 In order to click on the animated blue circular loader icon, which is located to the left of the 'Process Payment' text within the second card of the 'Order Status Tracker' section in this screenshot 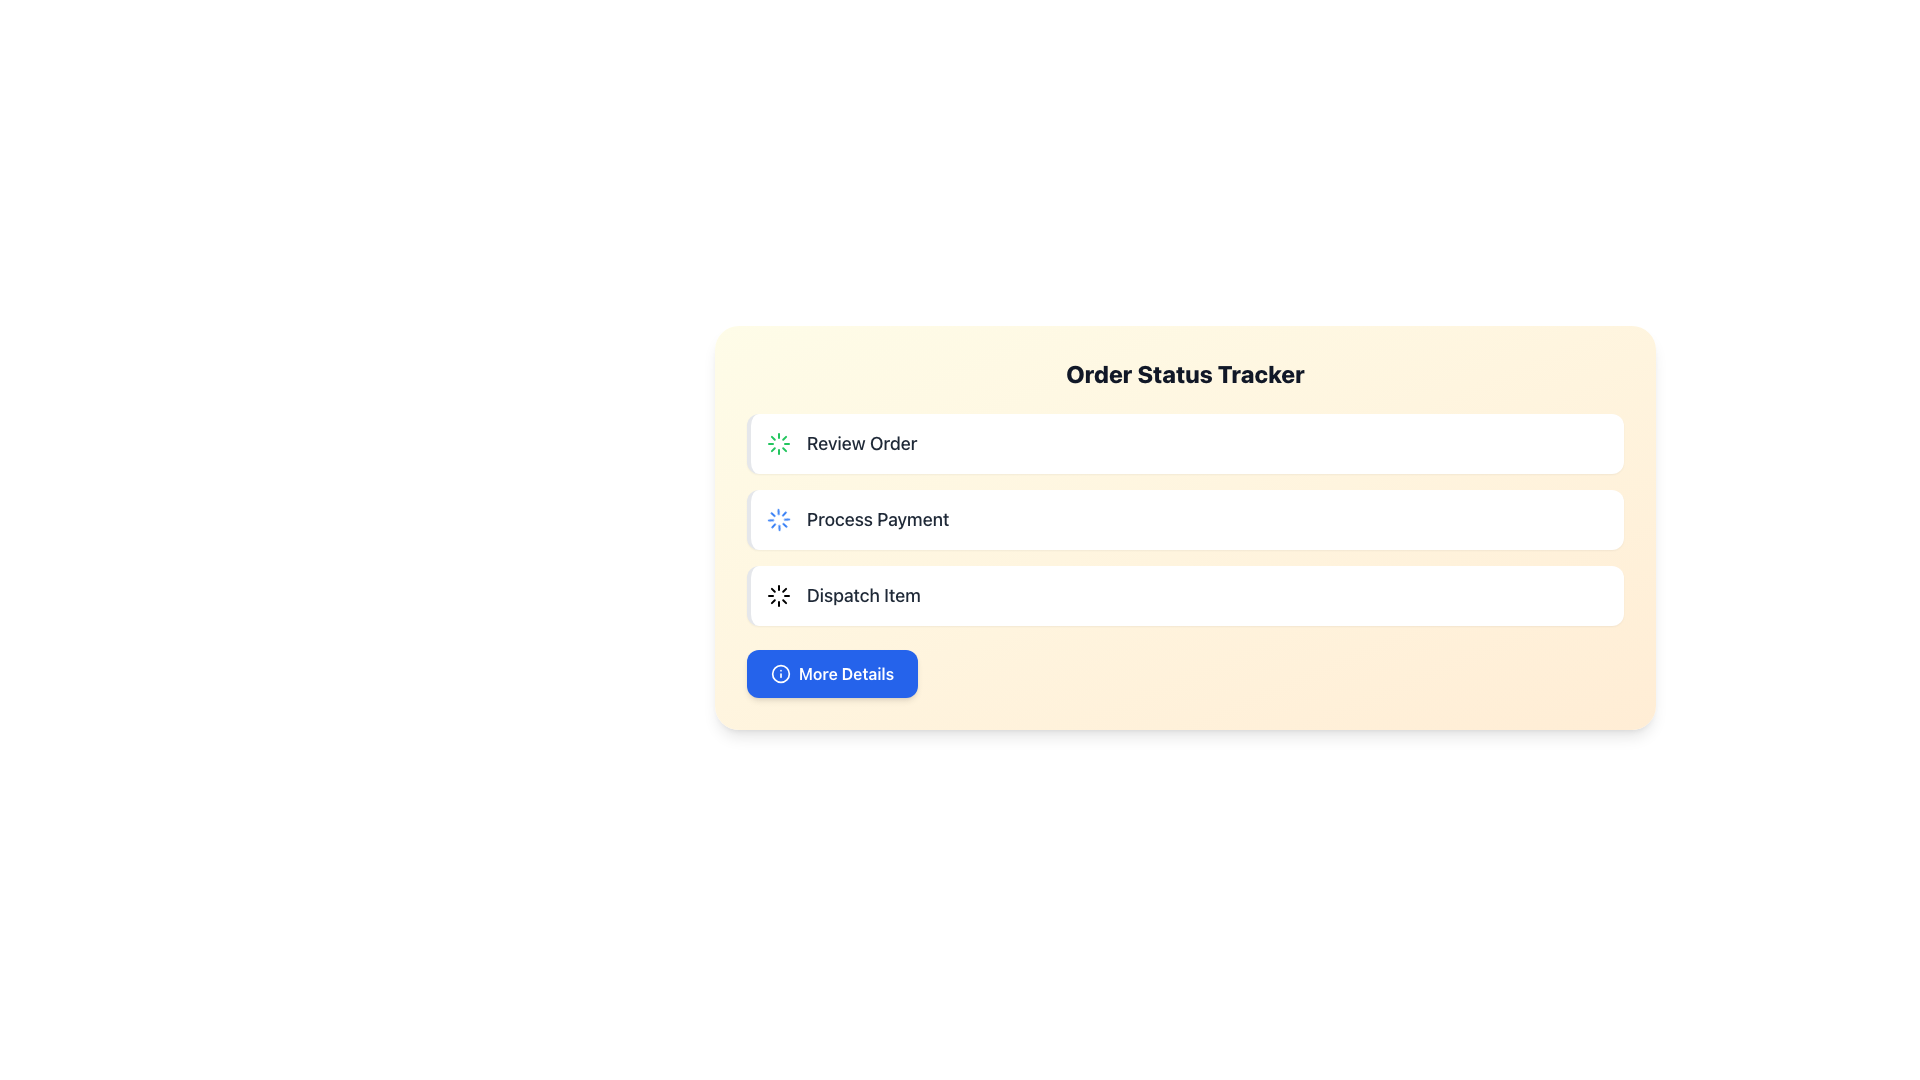, I will do `click(777, 518)`.